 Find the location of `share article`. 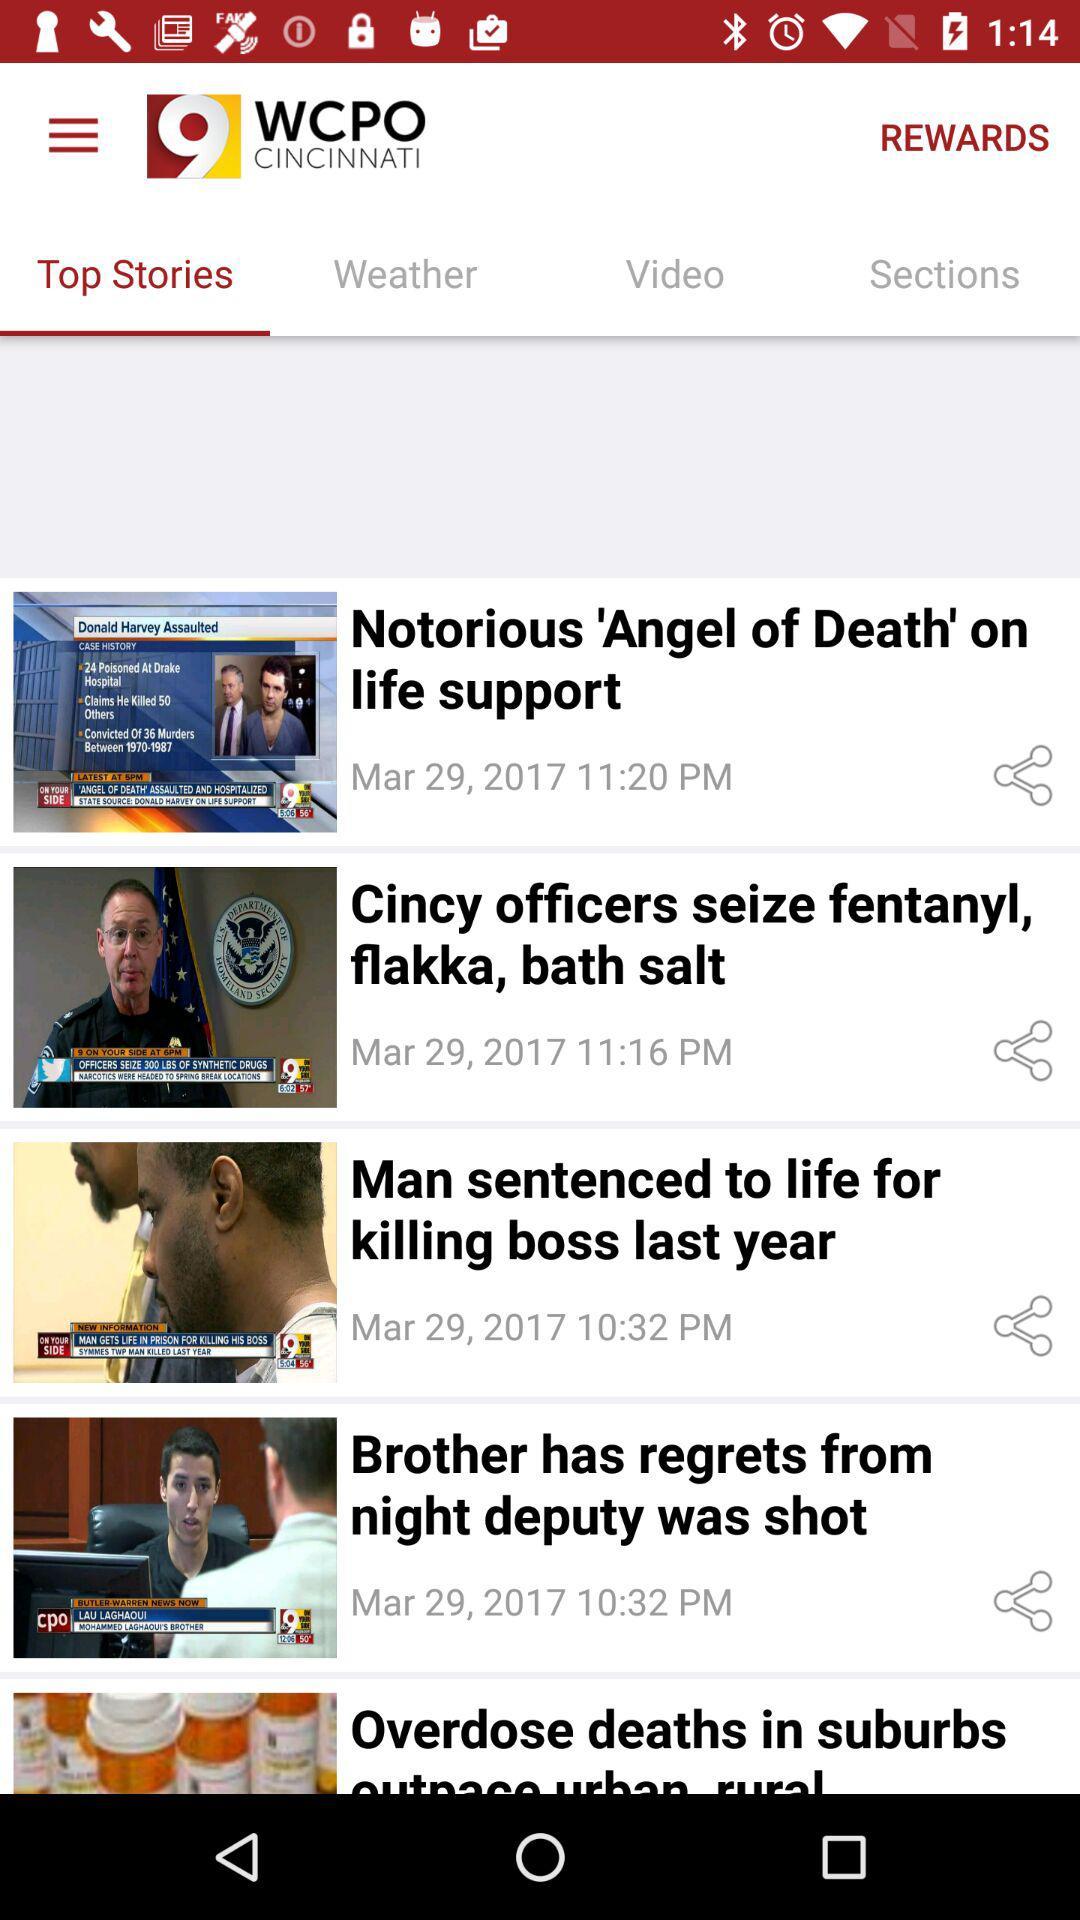

share article is located at coordinates (1027, 1050).